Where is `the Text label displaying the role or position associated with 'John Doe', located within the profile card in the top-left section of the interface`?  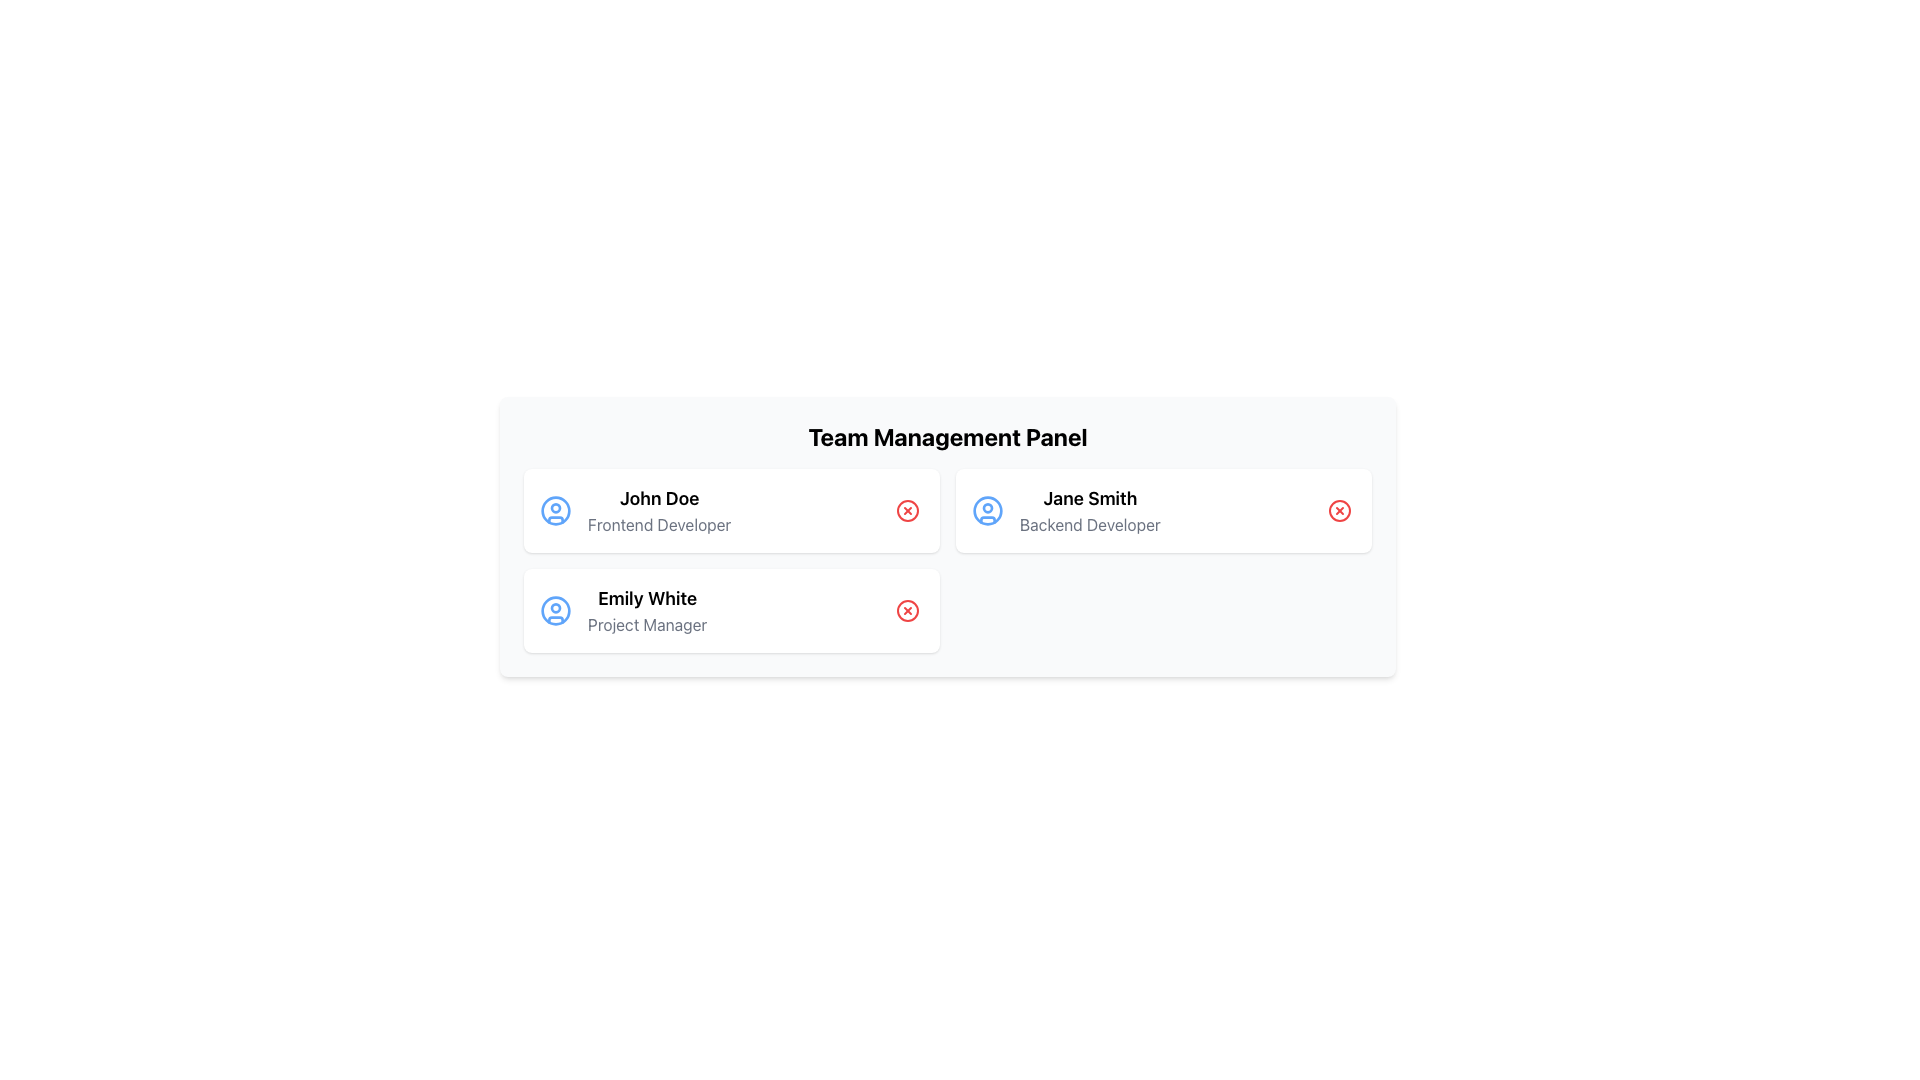 the Text label displaying the role or position associated with 'John Doe', located within the profile card in the top-left section of the interface is located at coordinates (659, 523).